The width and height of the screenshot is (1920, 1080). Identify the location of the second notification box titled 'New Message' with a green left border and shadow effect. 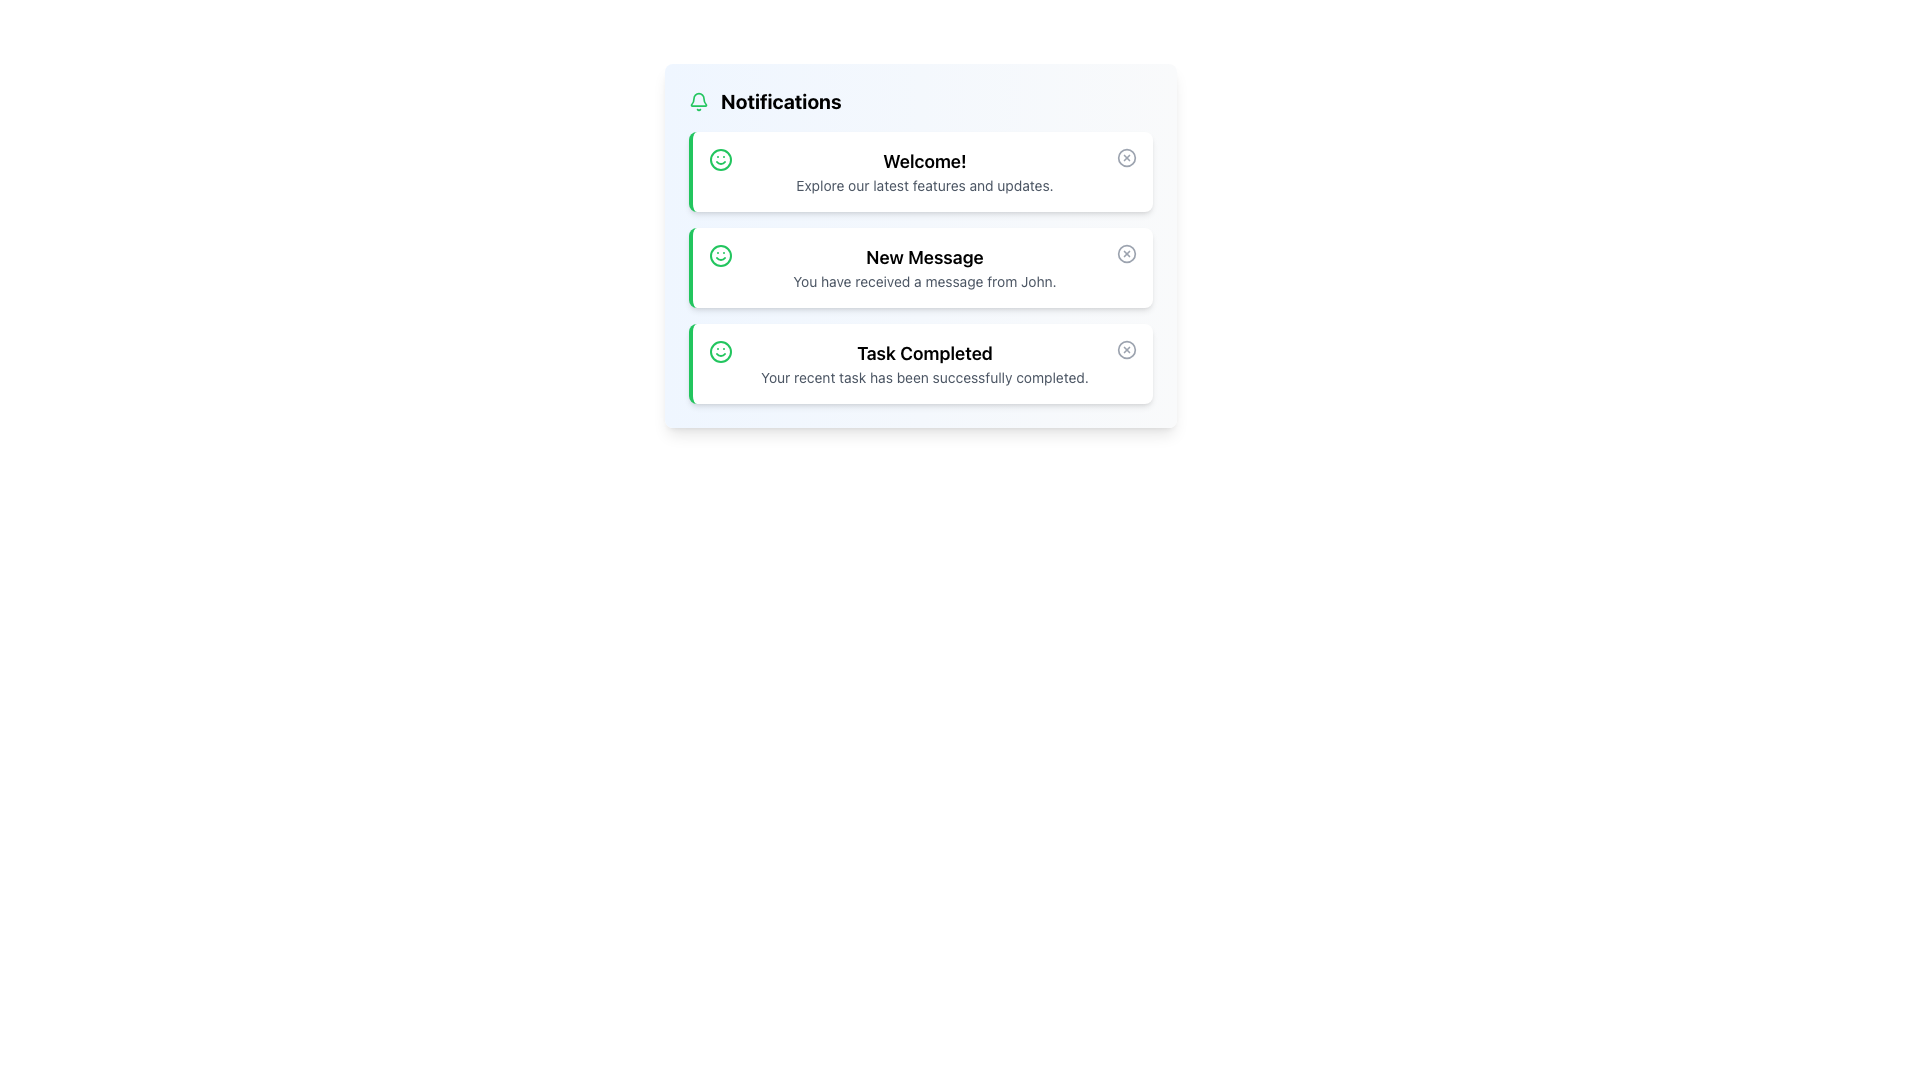
(920, 266).